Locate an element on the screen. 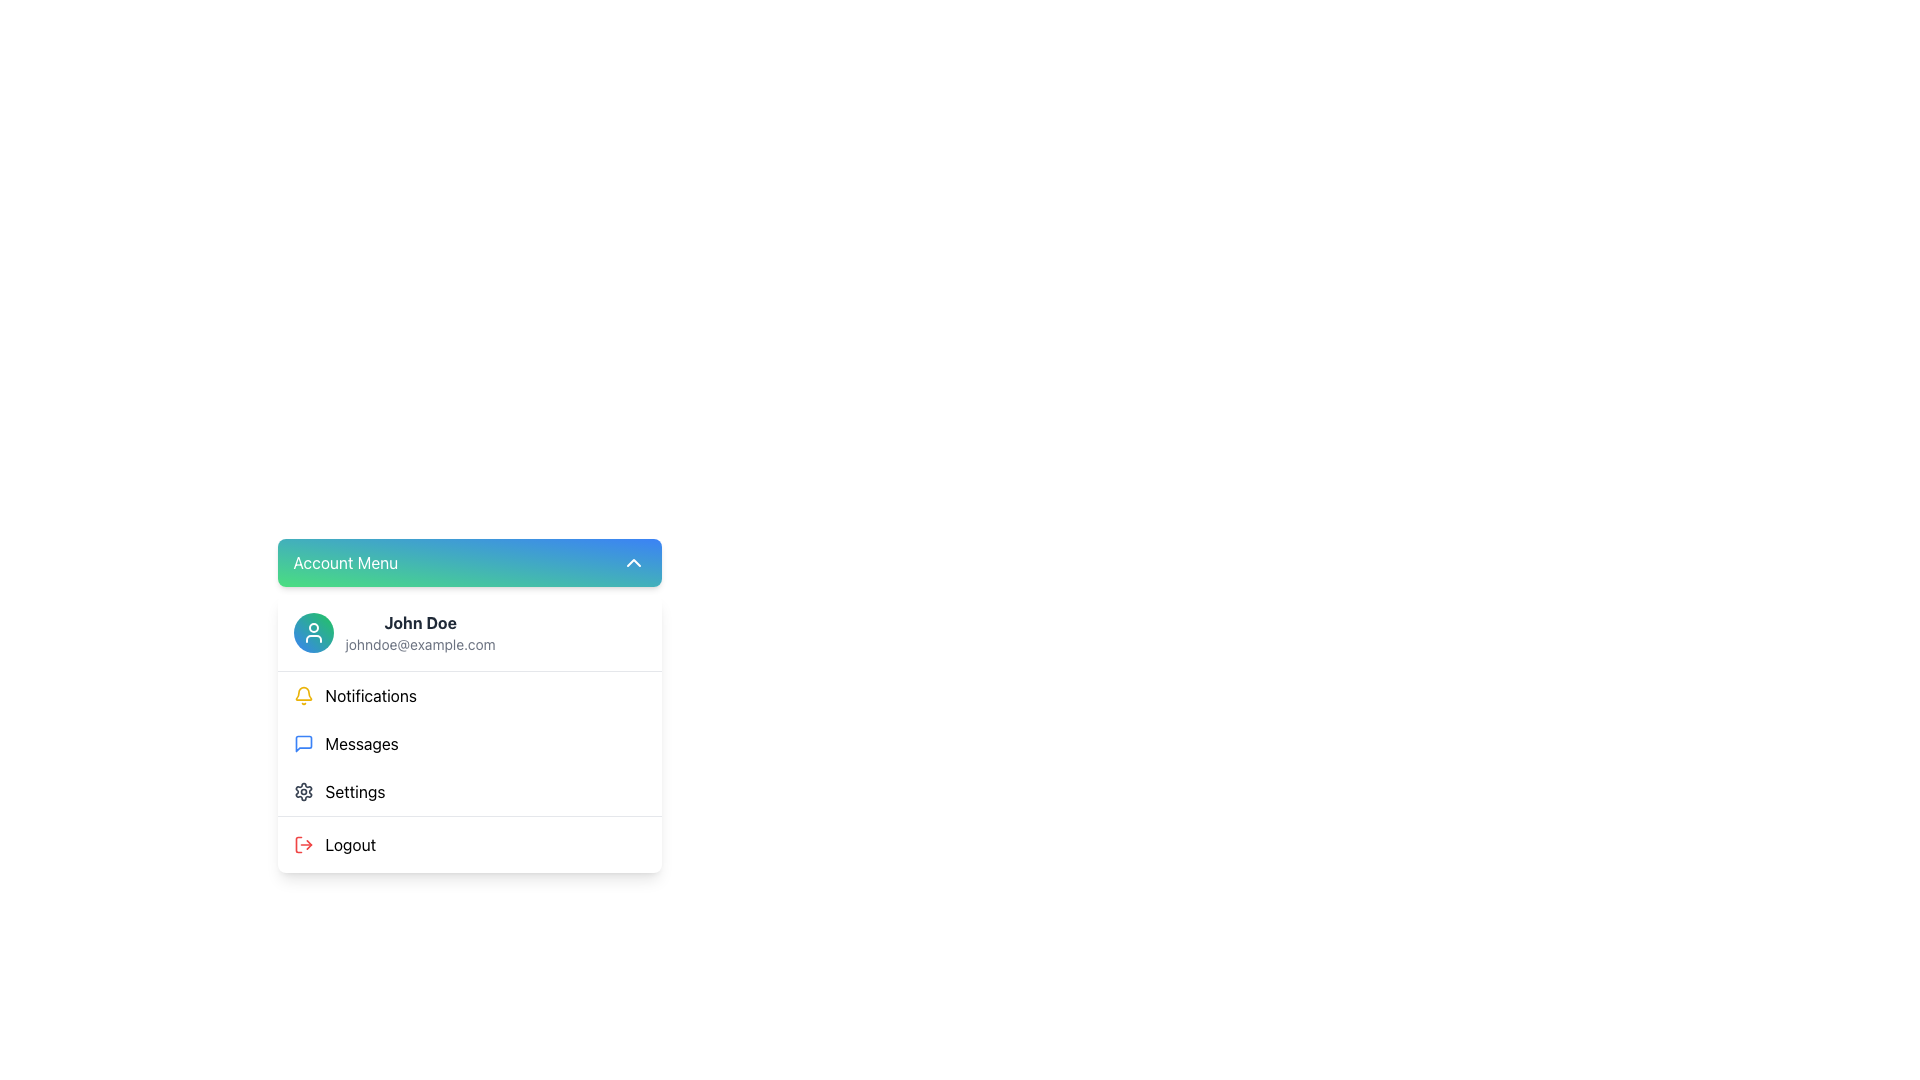 This screenshot has width=1920, height=1080. the 'Messages' icon in the Account Menu dropdown, located to the left of the text label 'Messages' is located at coordinates (302, 744).